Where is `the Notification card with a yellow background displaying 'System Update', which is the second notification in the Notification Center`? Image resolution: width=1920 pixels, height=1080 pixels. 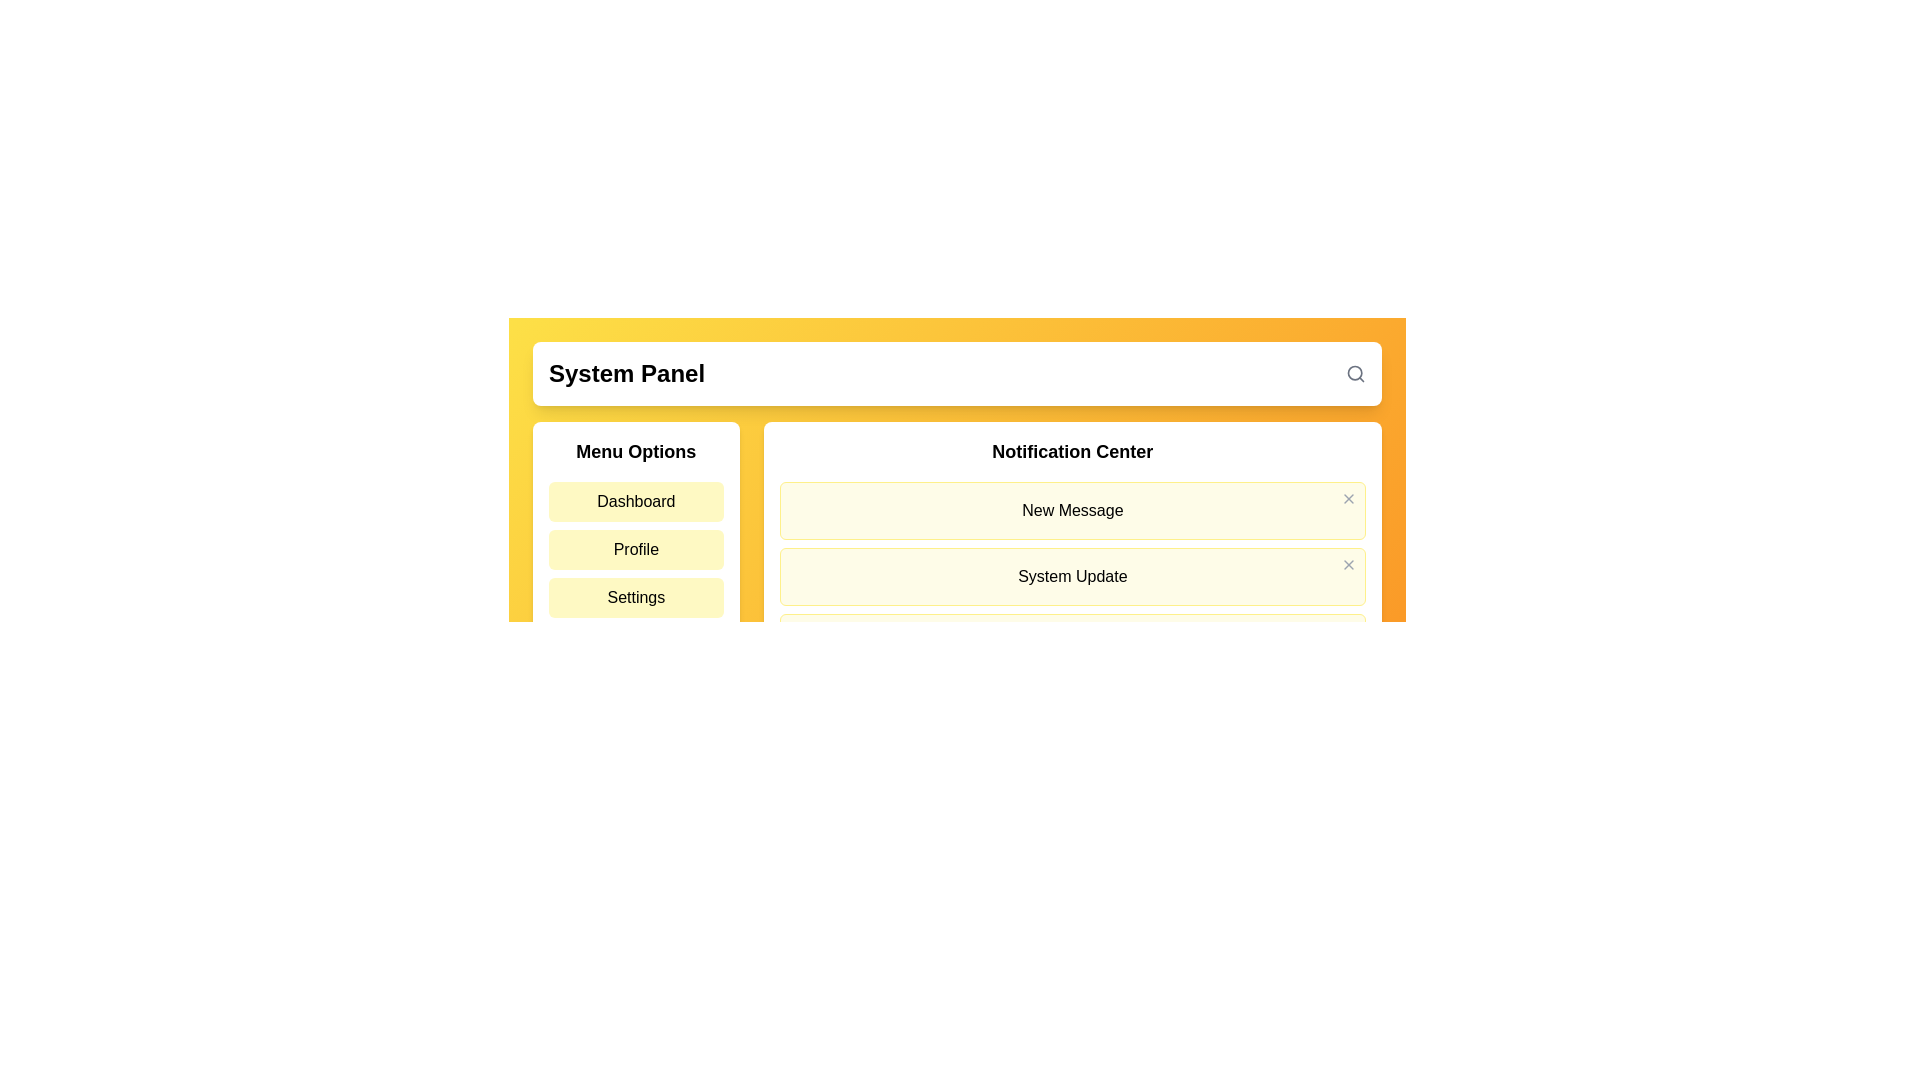
the Notification card with a yellow background displaying 'System Update', which is the second notification in the Notification Center is located at coordinates (1071, 577).